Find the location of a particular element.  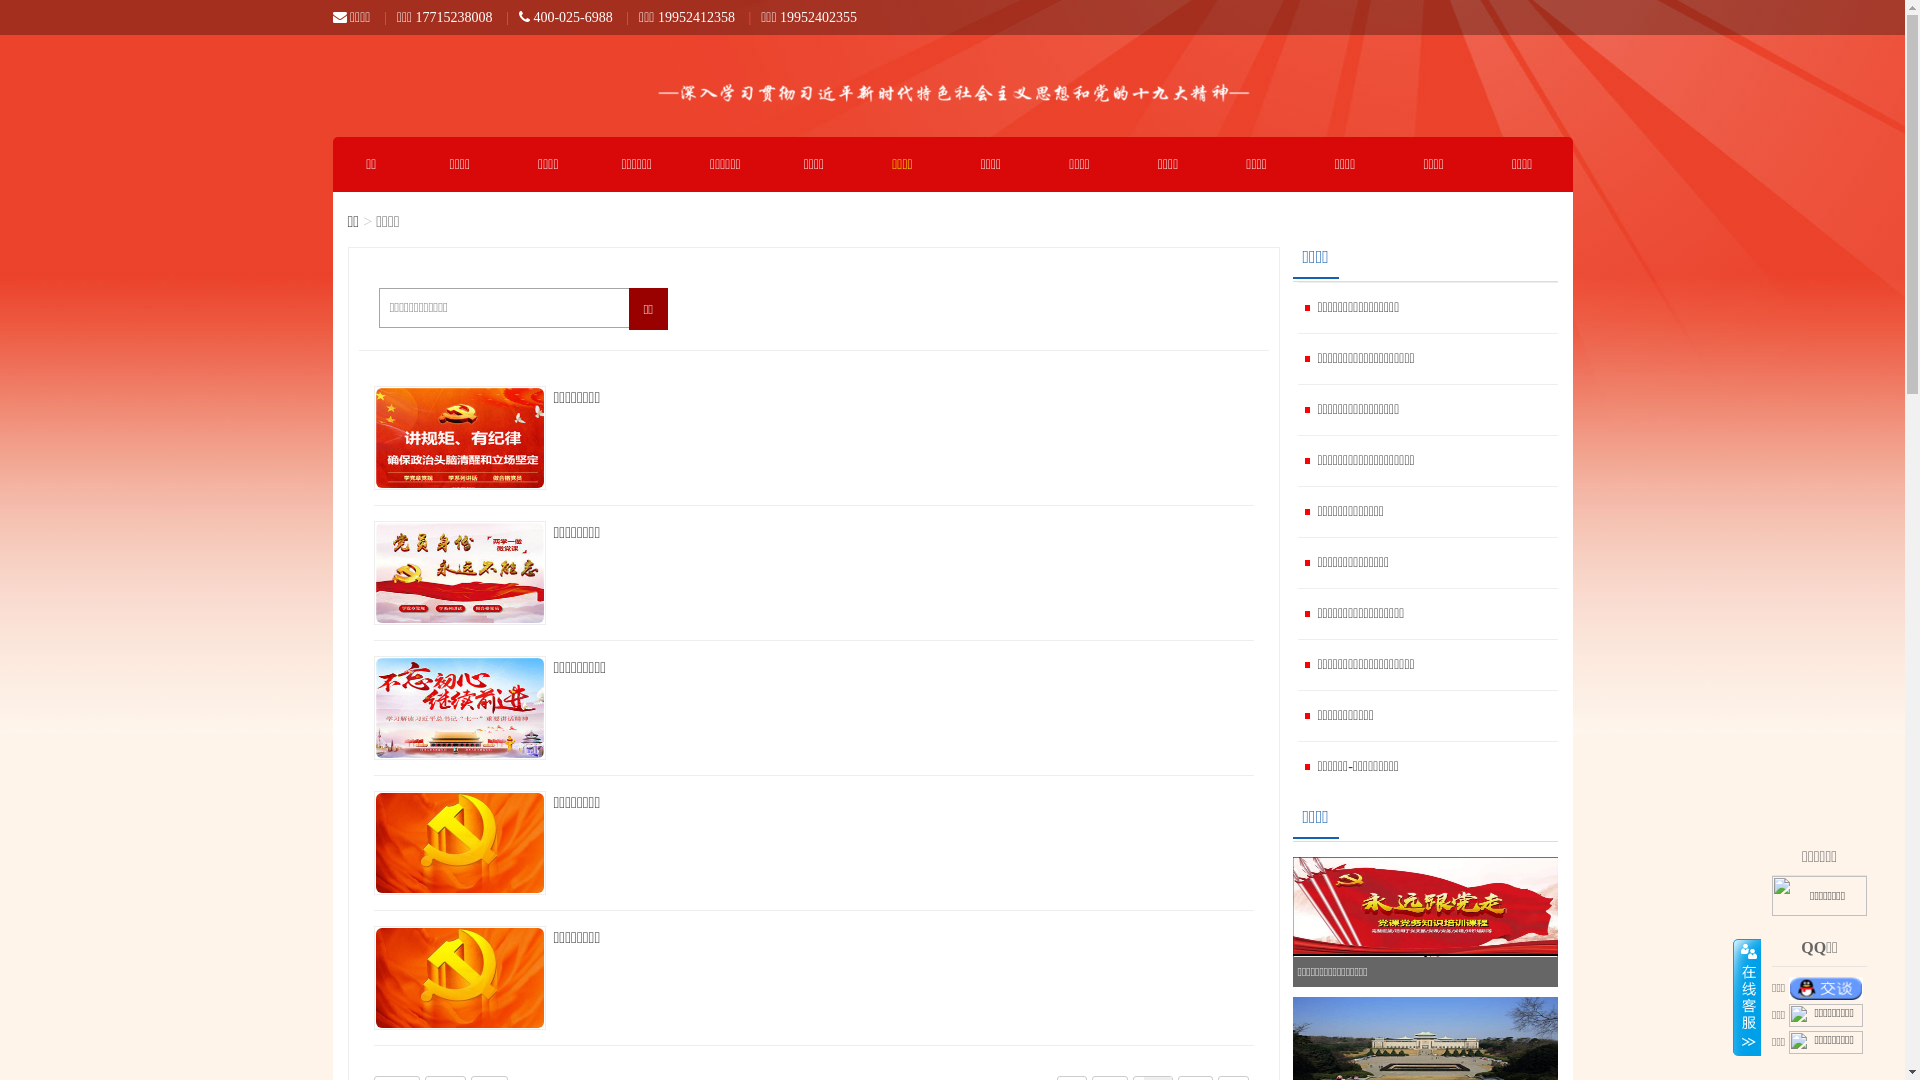

'400-025-6988' is located at coordinates (565, 17).